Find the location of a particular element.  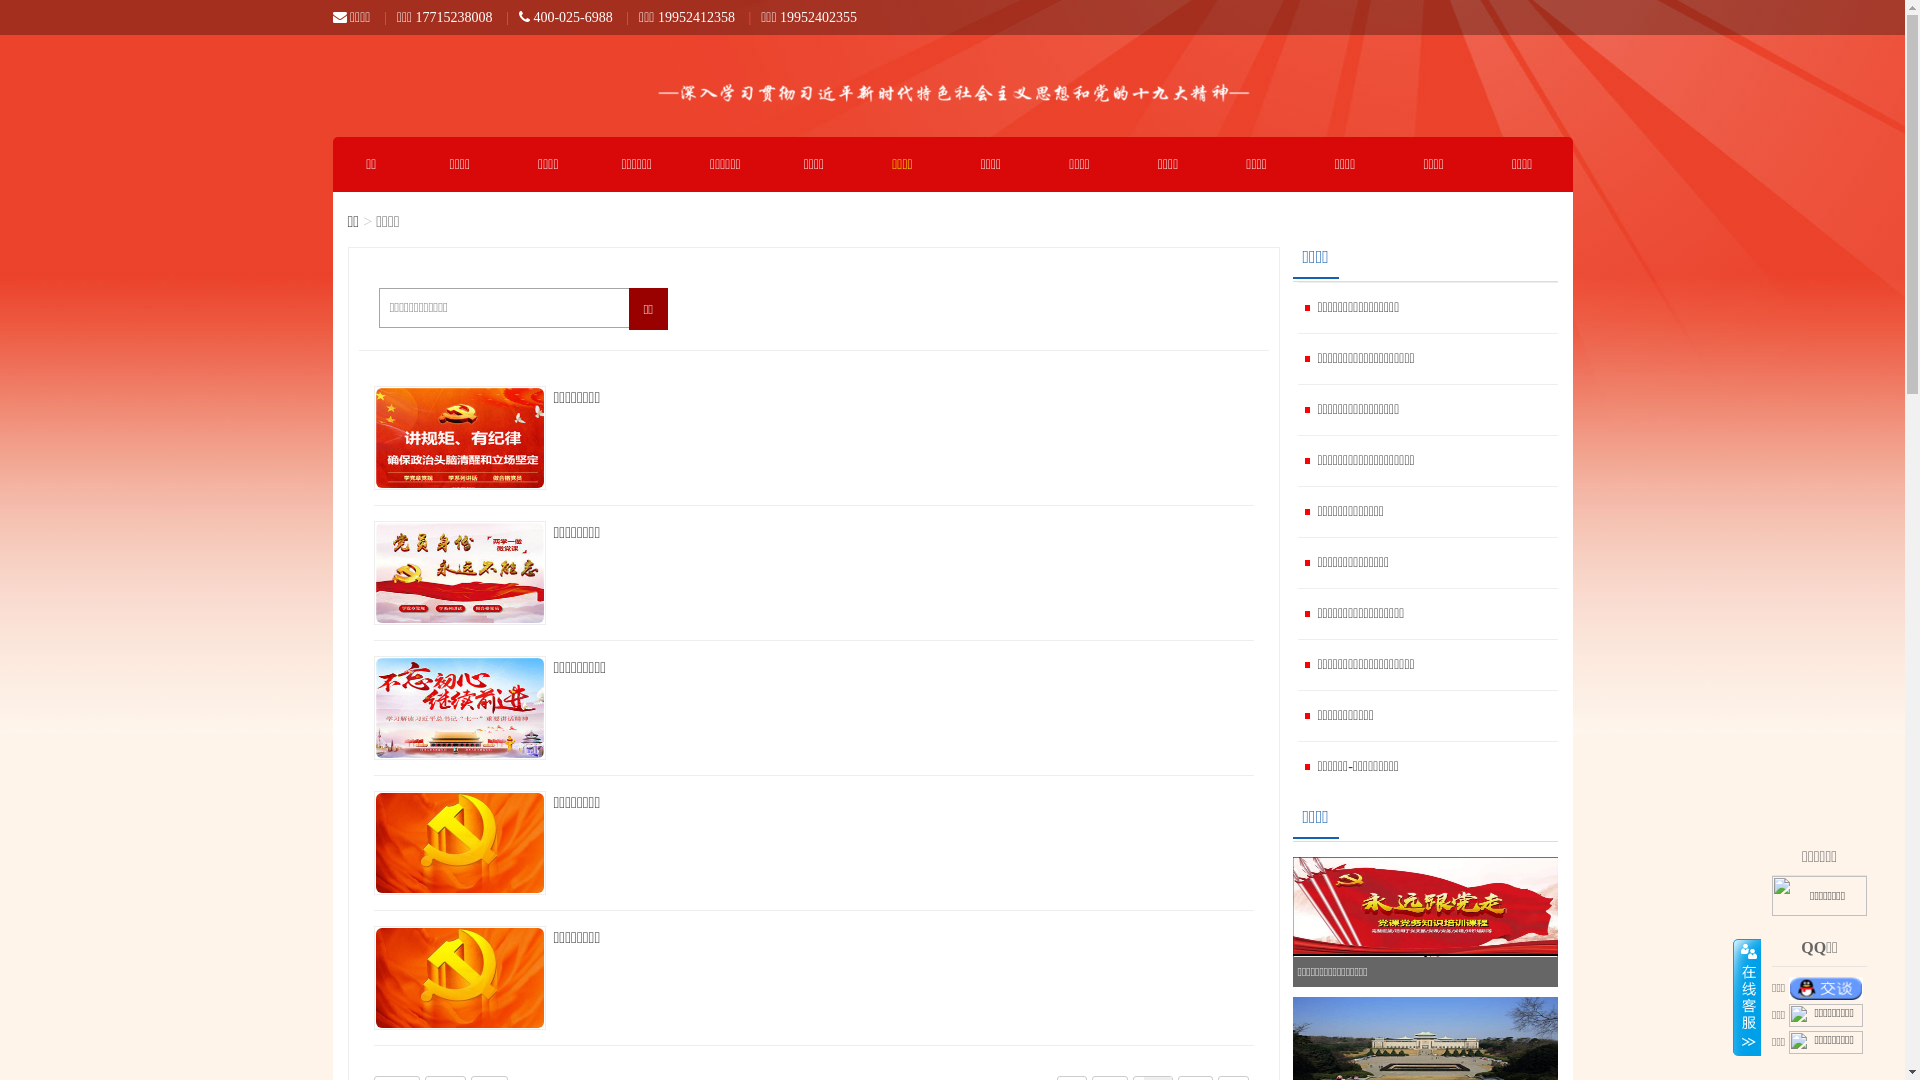

'400-025-6988' is located at coordinates (565, 17).